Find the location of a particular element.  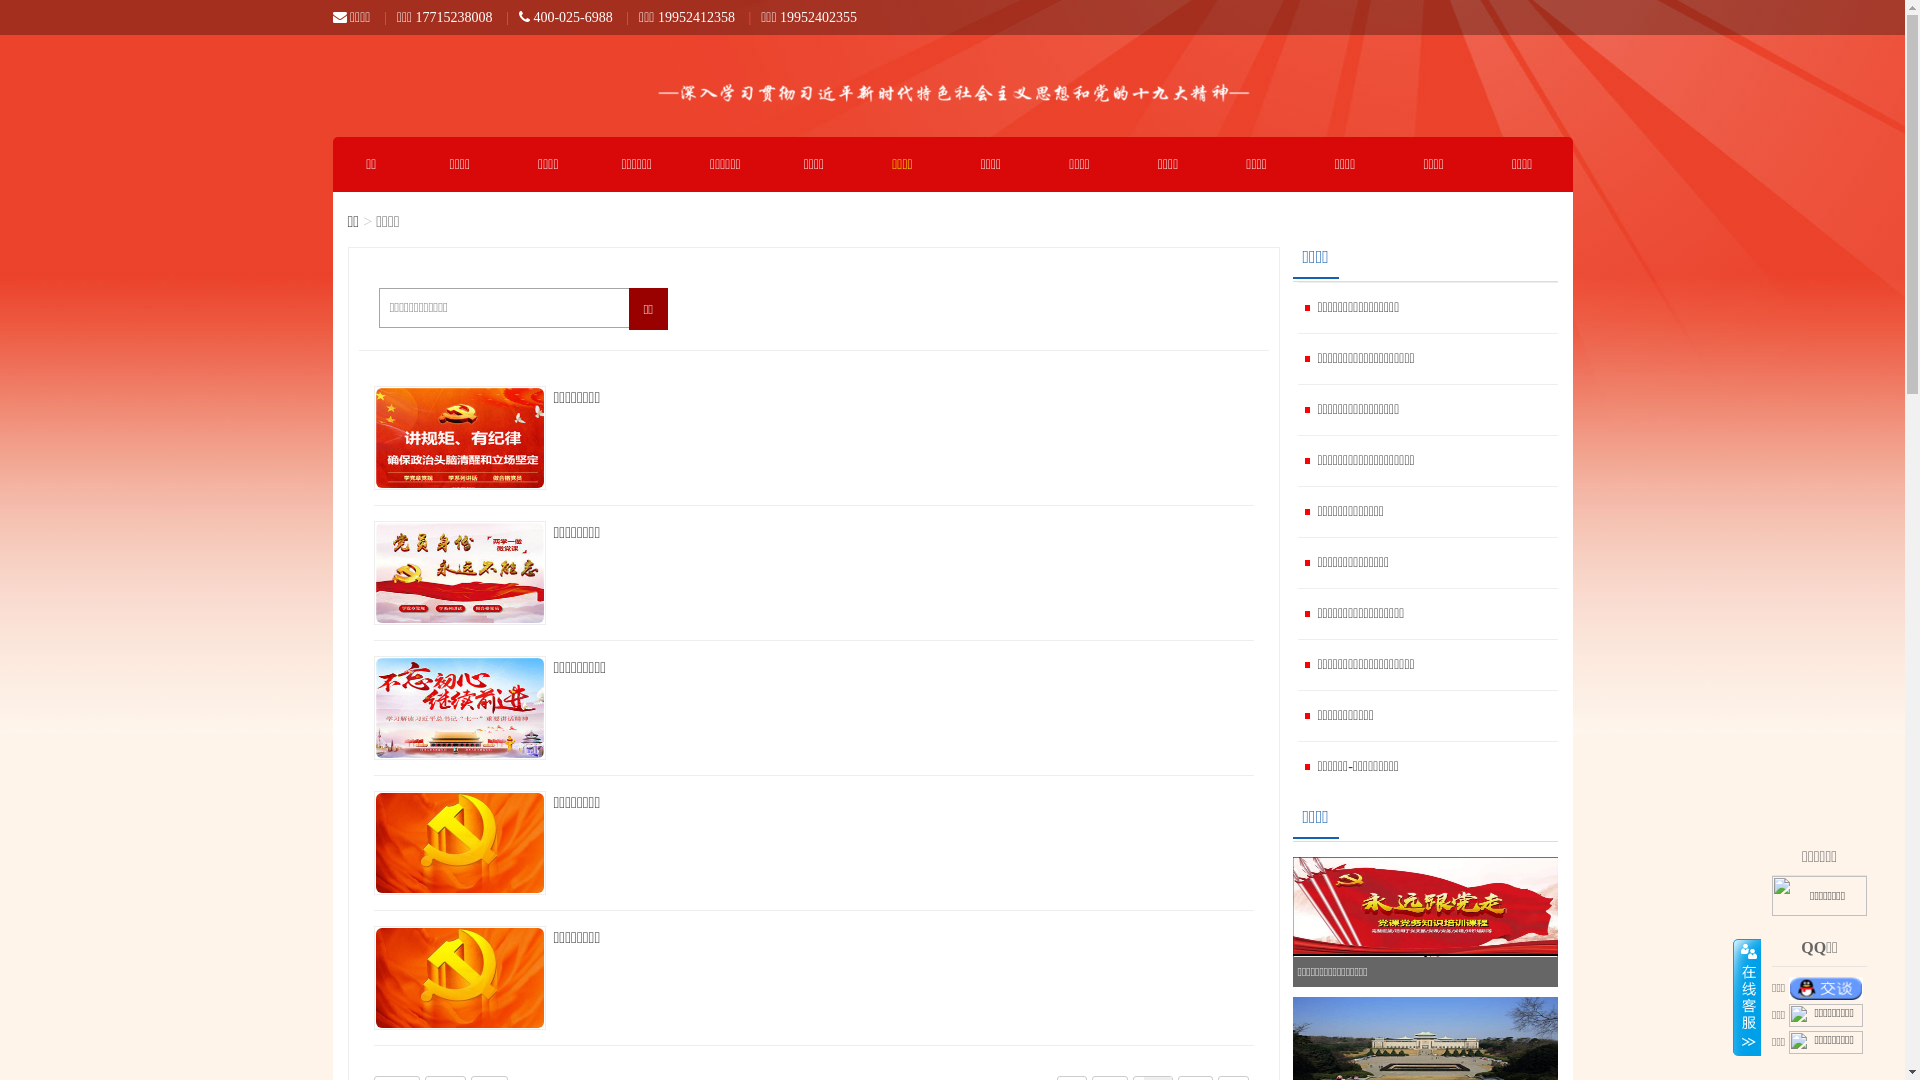

'400-025-6988' is located at coordinates (565, 17).